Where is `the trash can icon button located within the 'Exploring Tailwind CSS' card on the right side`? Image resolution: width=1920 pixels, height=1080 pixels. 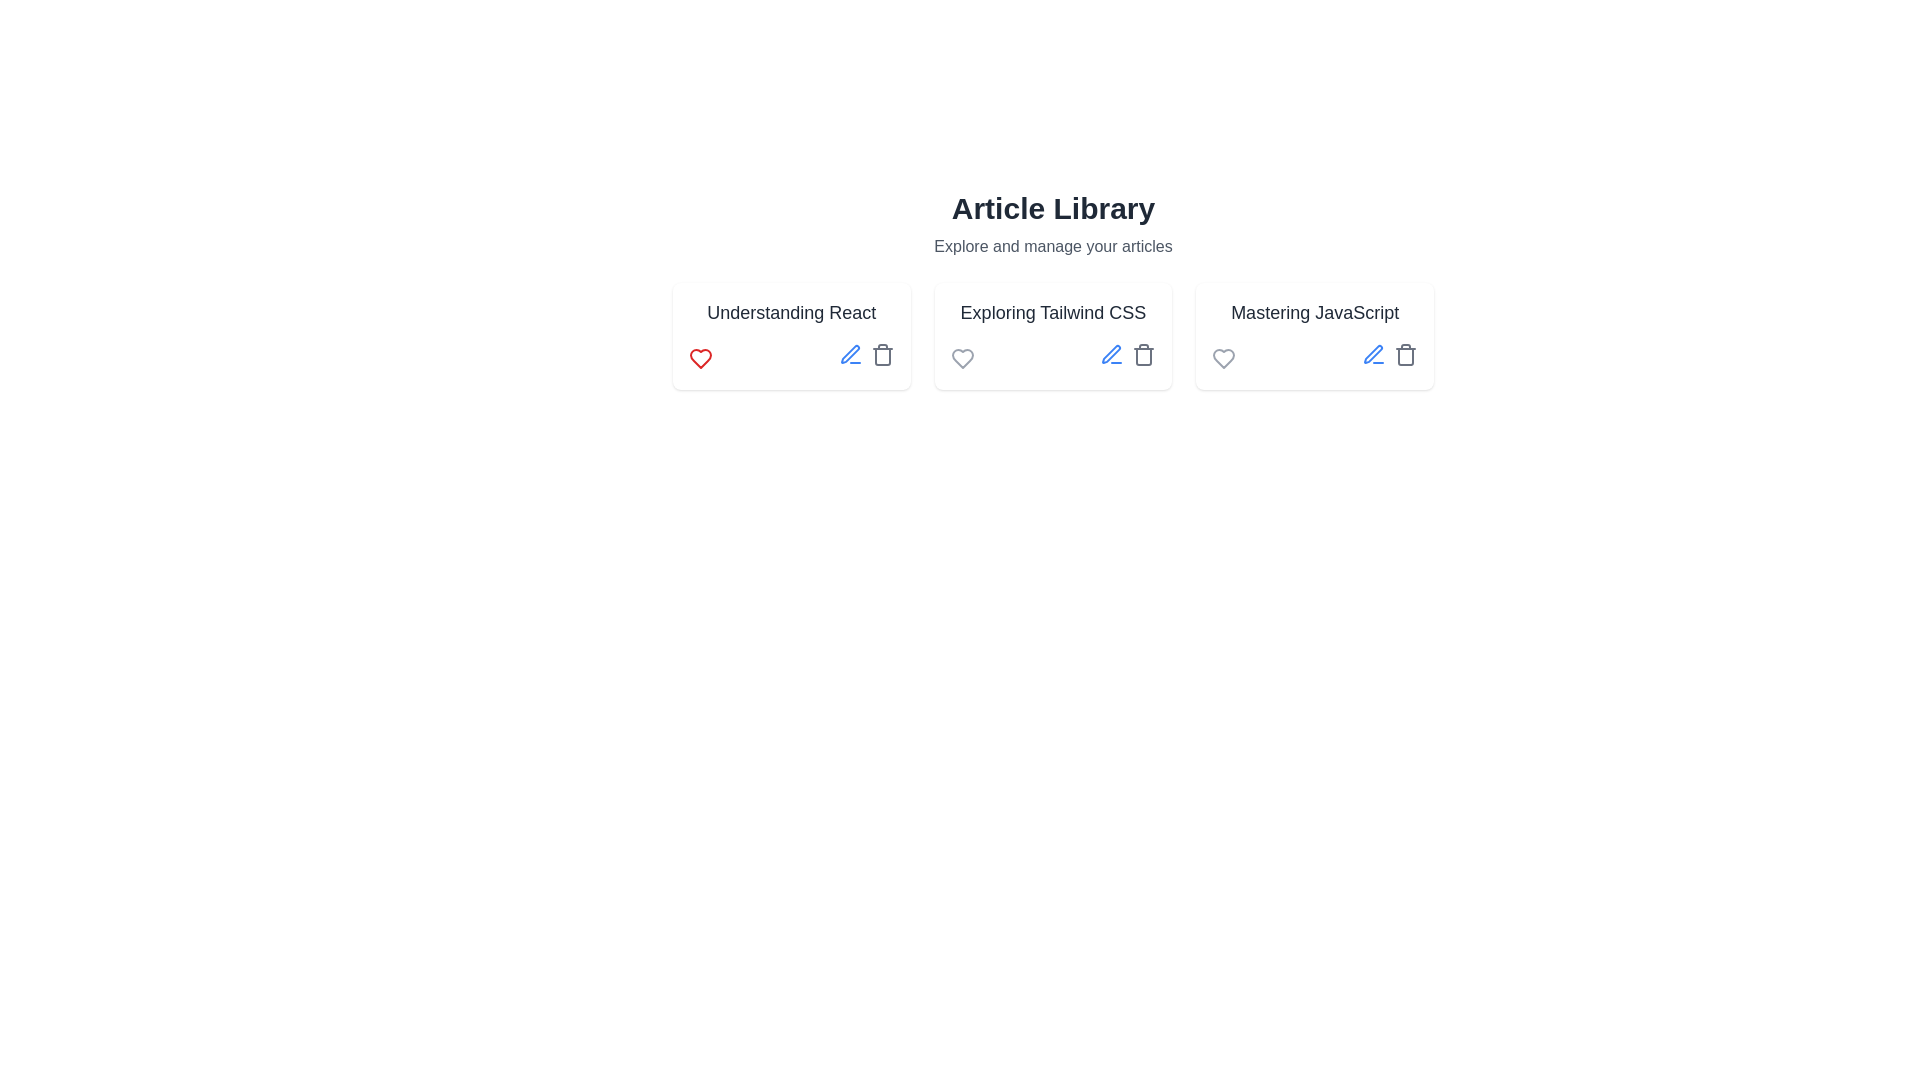
the trash can icon button located within the 'Exploring Tailwind CSS' card on the right side is located at coordinates (1144, 353).